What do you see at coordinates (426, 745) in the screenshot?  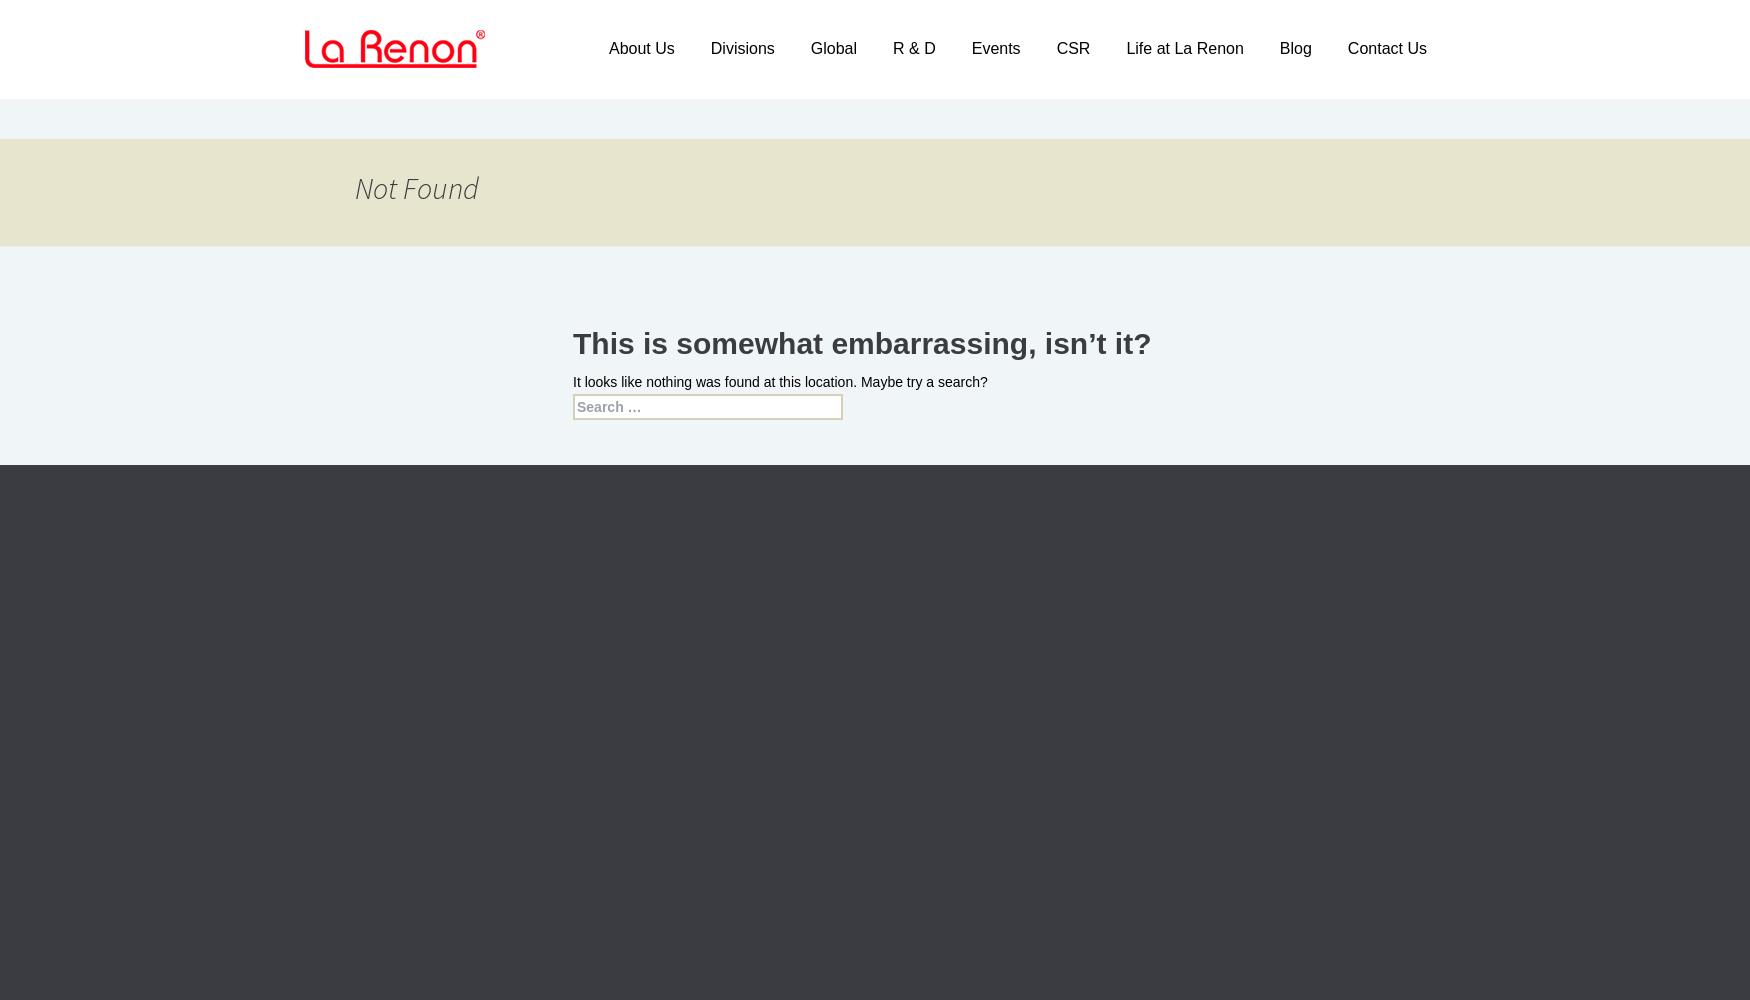 I see `'With an inherent drive for a greater healthcare, La Renon was established with much passion in 2007. With deep-rooted  belief in creative solutions filling the real time medical gaps coupled with a strong core team, La Renon became one of the top 40 pharmaceutical companies of India within 10 years of inception. By April 2020, it ranked 34th in the market with a promi'` at bounding box center [426, 745].